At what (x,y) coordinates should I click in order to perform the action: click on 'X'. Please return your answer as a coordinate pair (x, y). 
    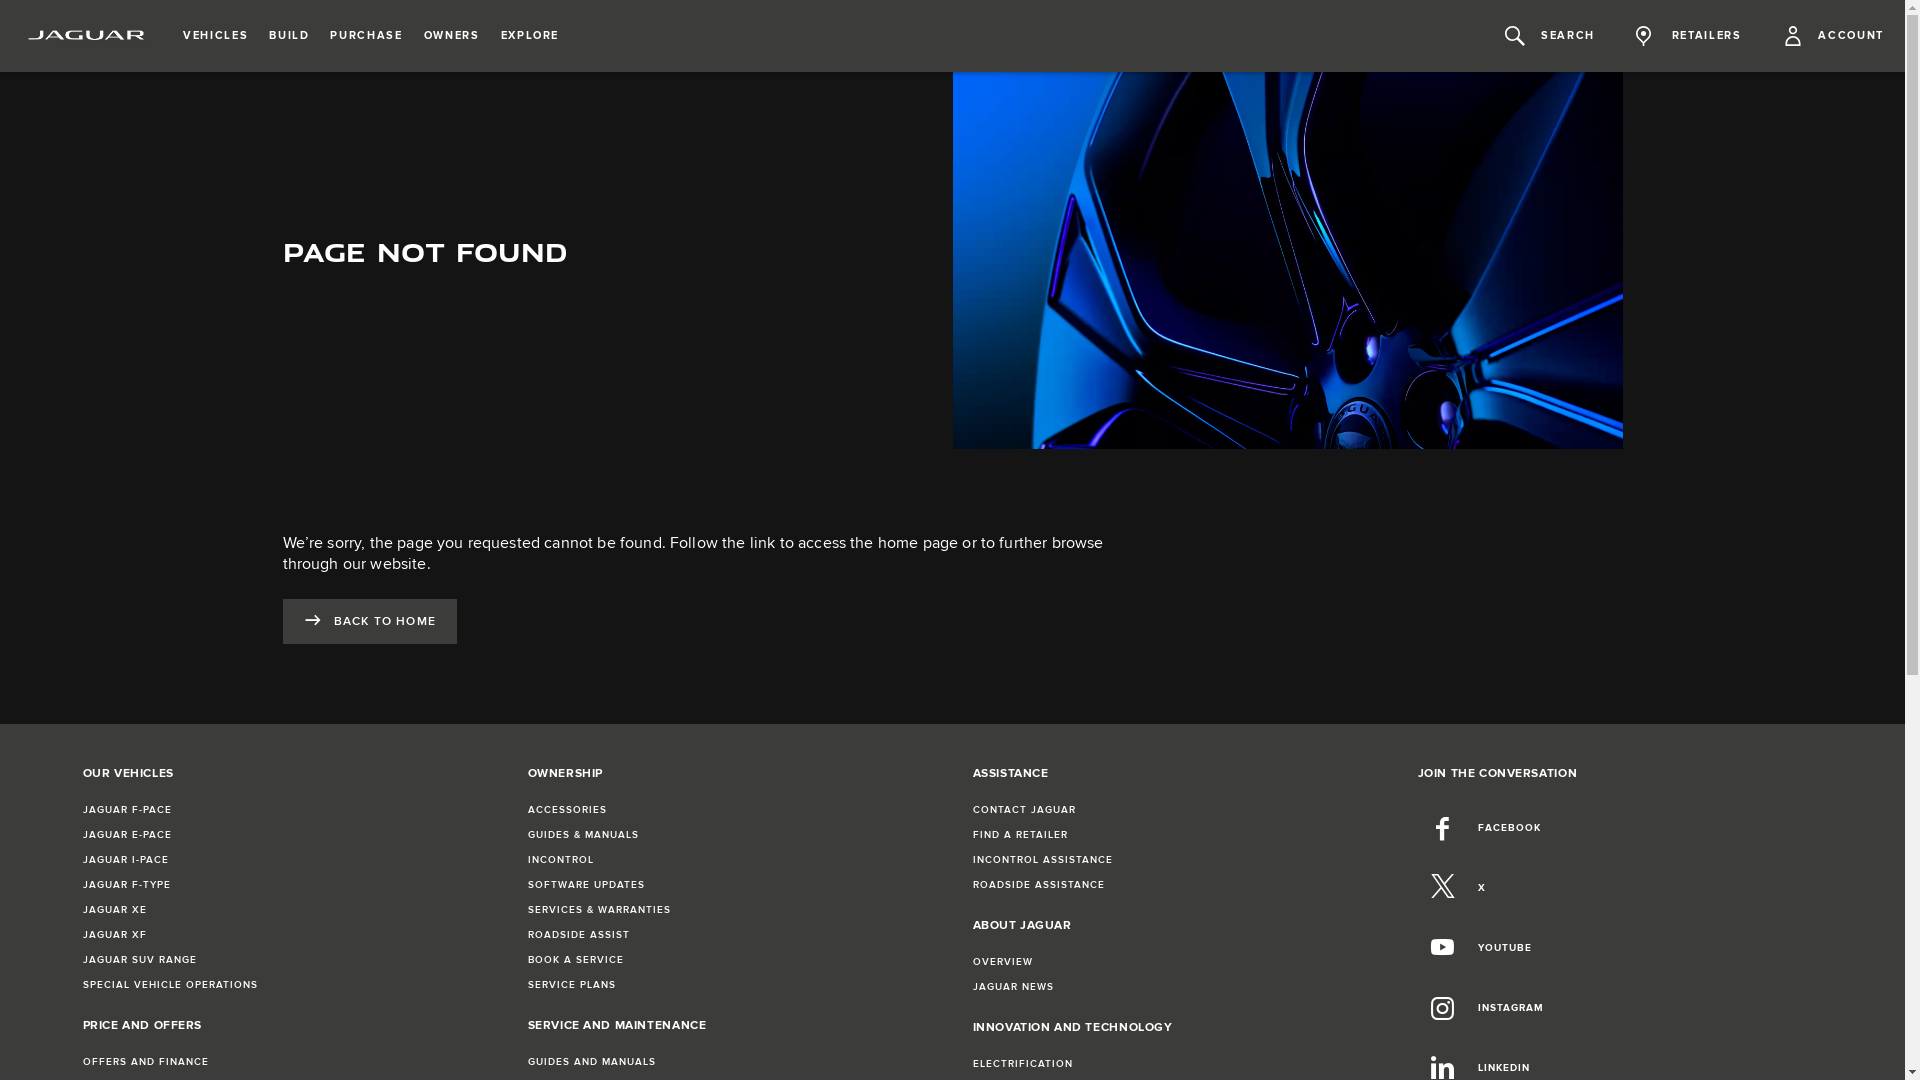
    Looking at the image, I should click on (1451, 886).